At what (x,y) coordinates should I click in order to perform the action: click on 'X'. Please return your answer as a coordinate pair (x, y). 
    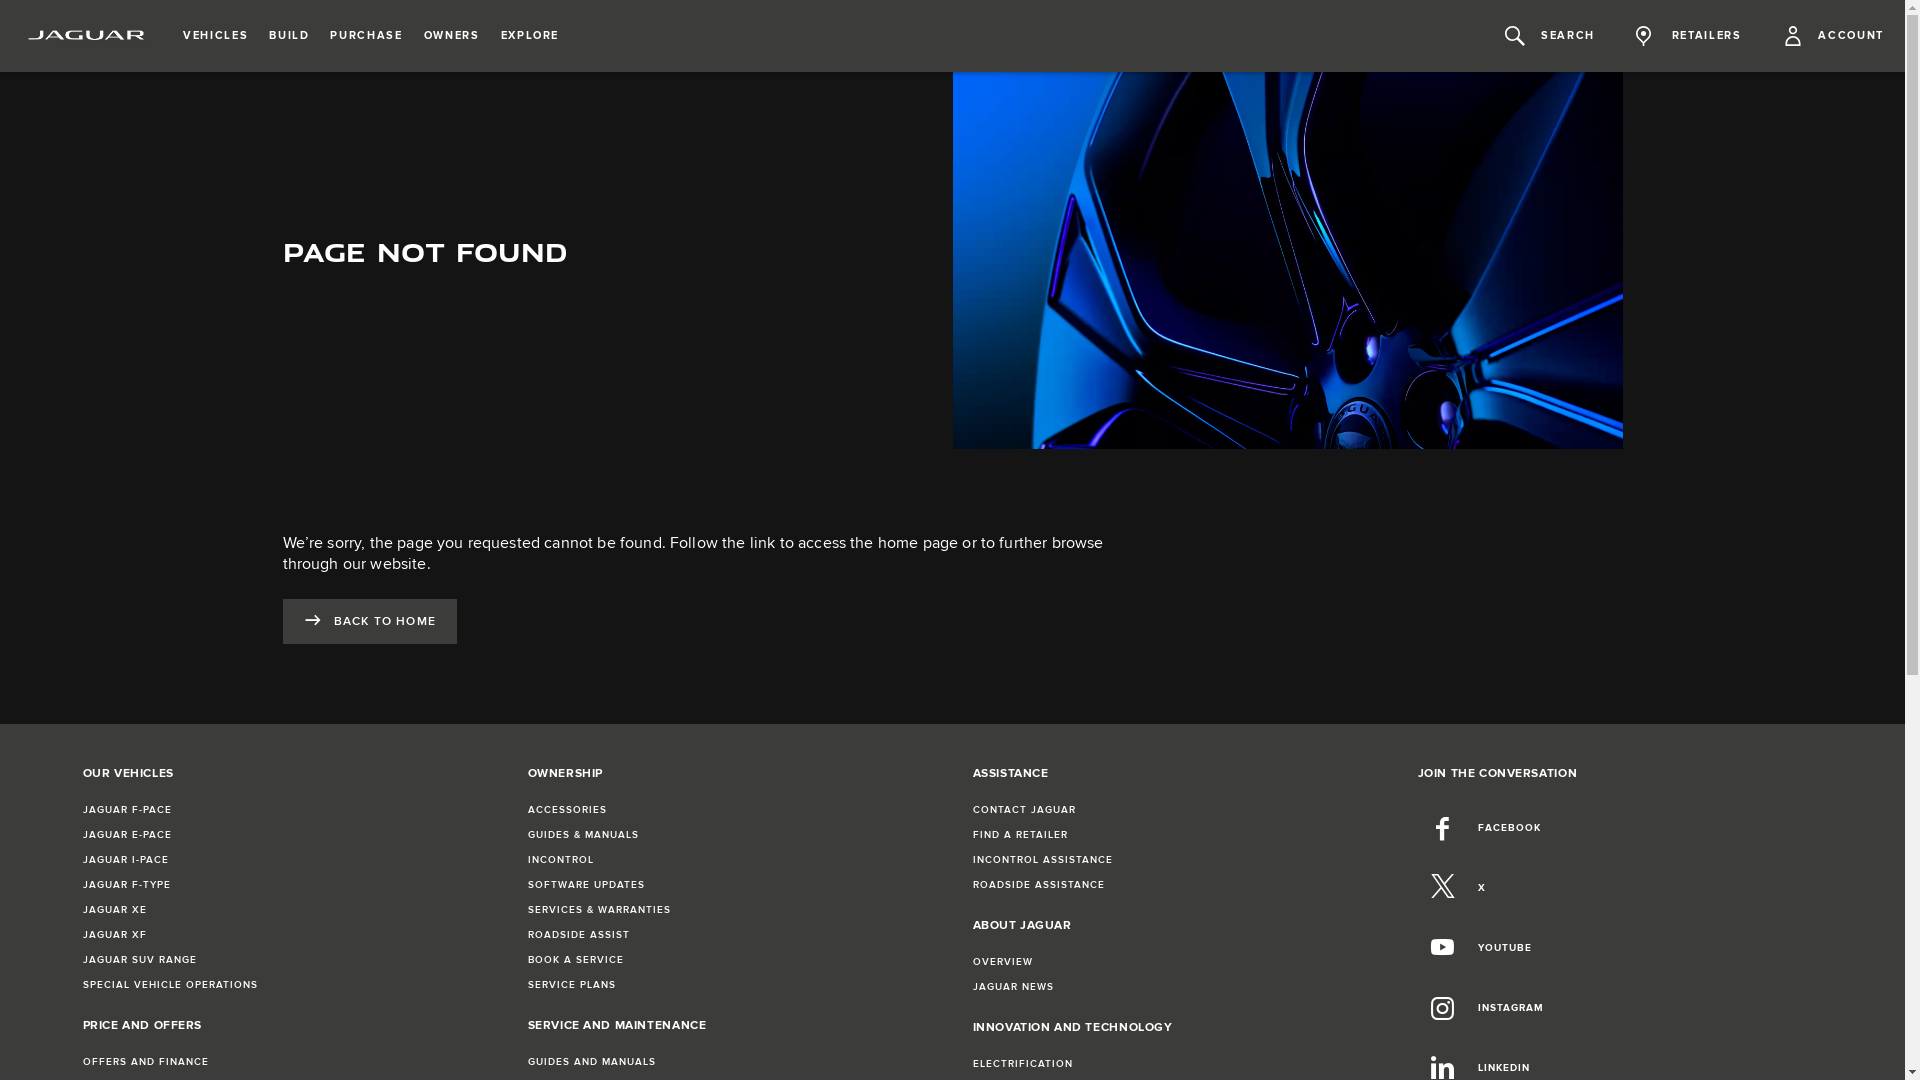
    Looking at the image, I should click on (1451, 886).